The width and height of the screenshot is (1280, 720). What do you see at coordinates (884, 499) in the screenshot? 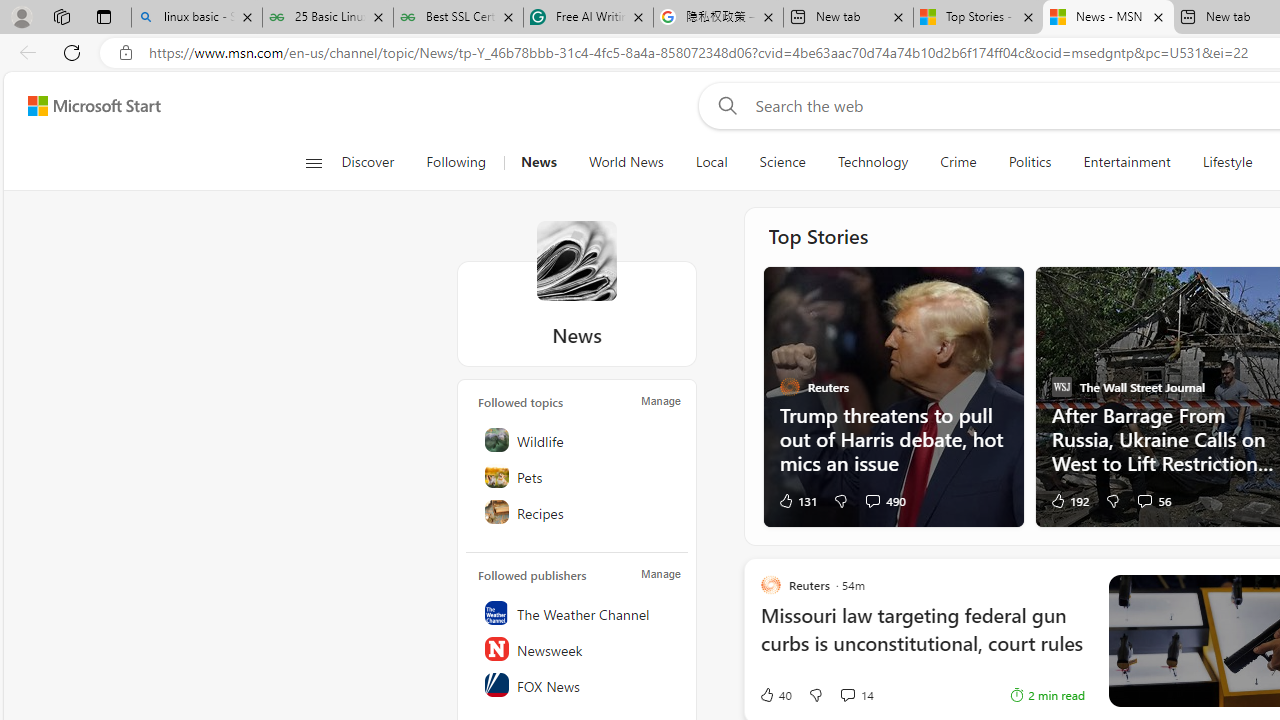
I see `'View comments 490 Comment'` at bounding box center [884, 499].